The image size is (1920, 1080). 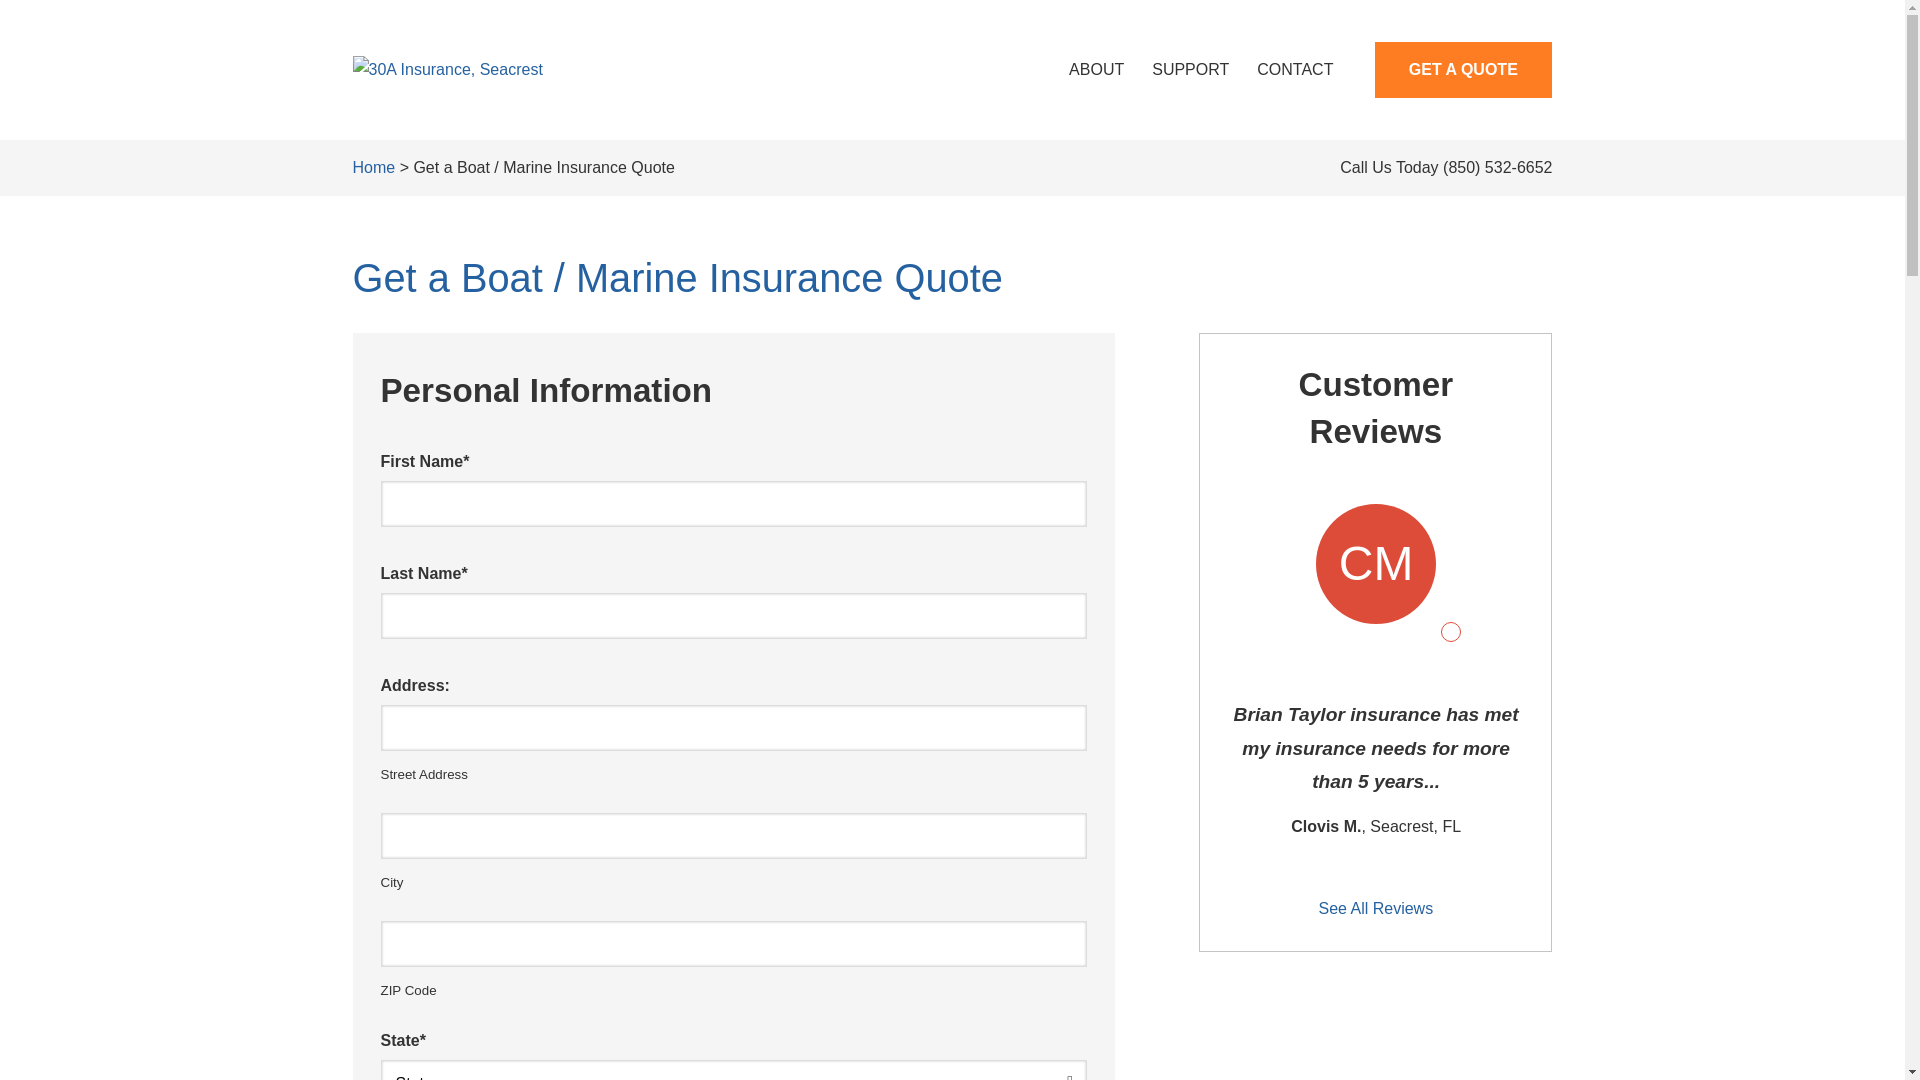 I want to click on '30A Insurance, Seacrest', so click(x=445, y=68).